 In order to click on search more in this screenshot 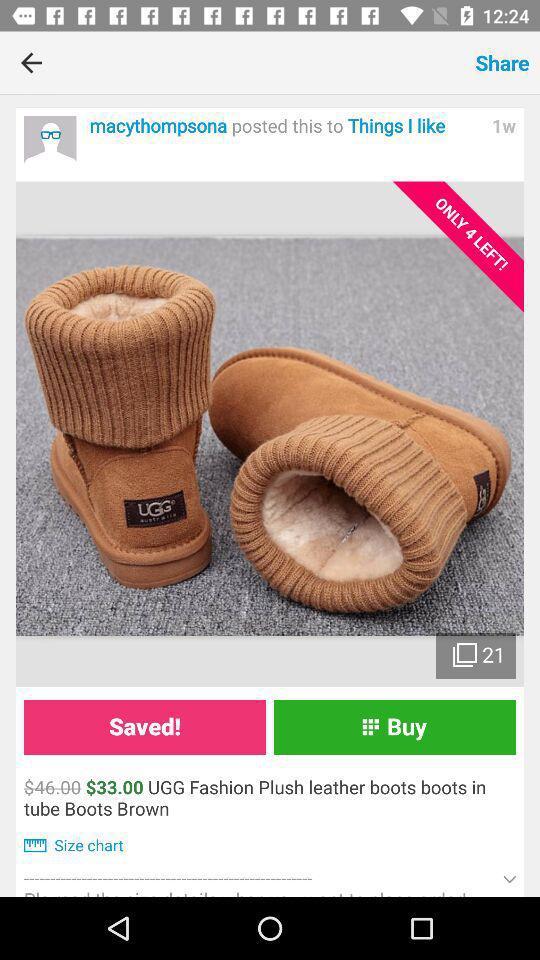, I will do `click(50, 141)`.